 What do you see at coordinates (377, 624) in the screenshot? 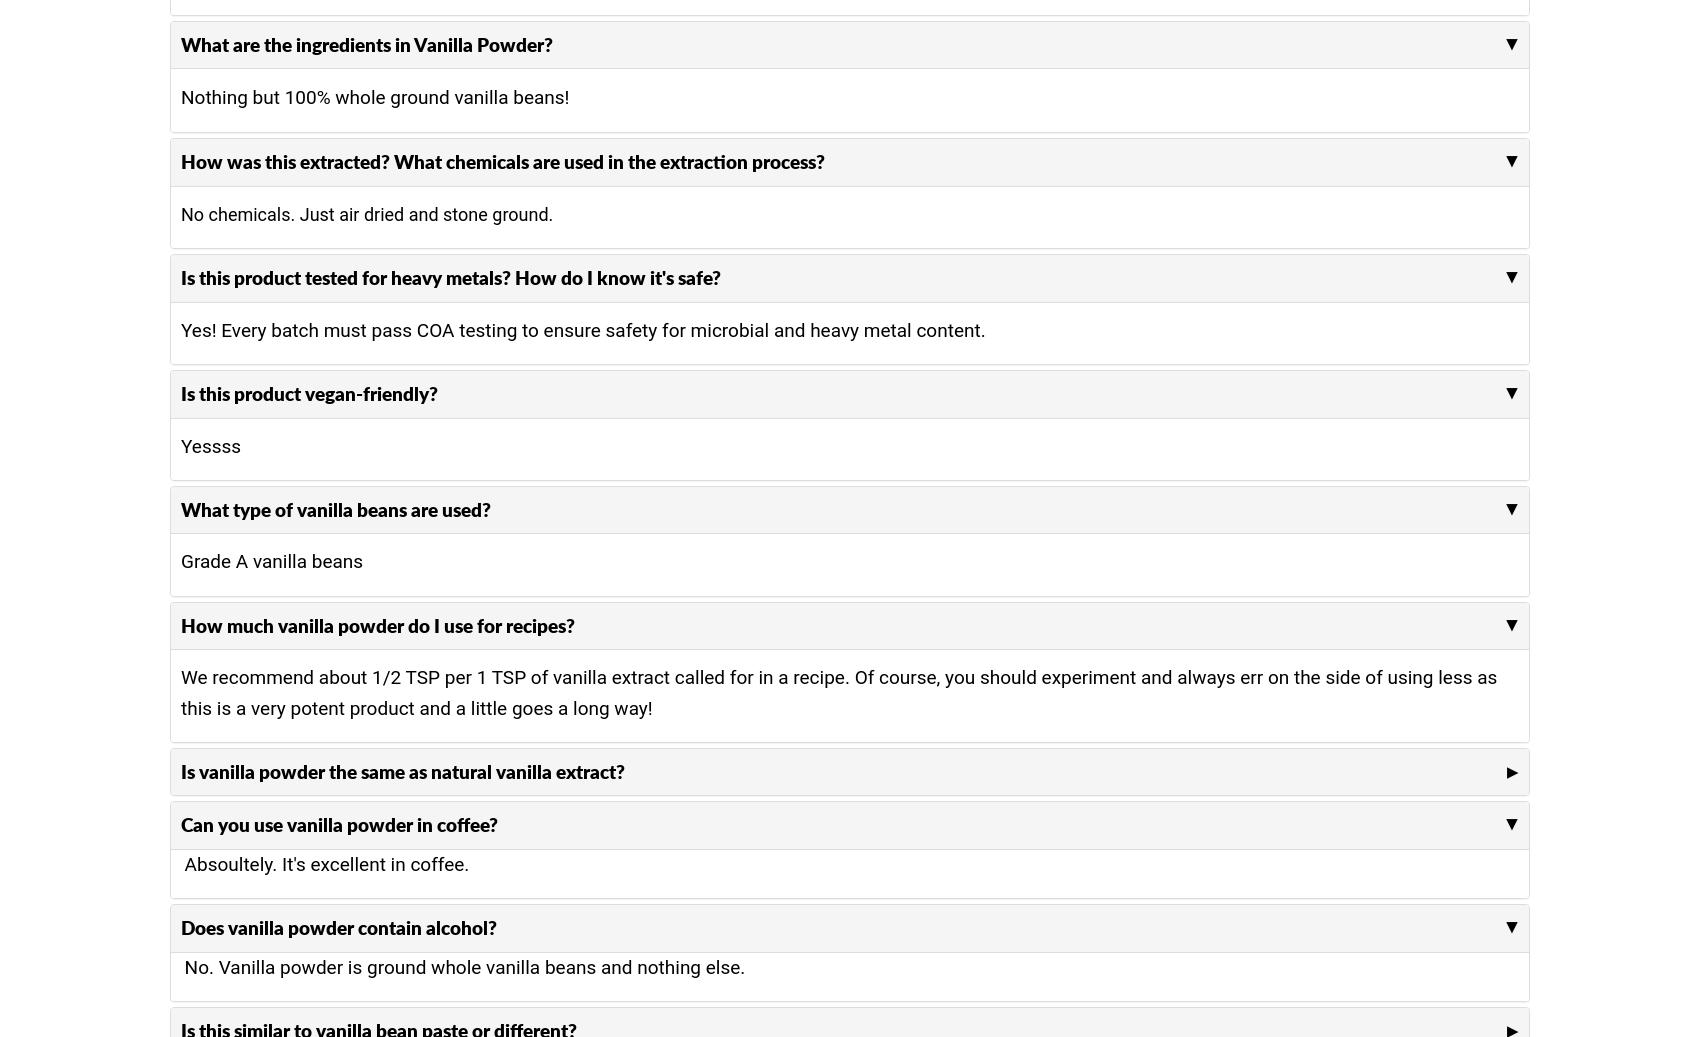
I see `'How much vanilla powder do I use for recipes?'` at bounding box center [377, 624].